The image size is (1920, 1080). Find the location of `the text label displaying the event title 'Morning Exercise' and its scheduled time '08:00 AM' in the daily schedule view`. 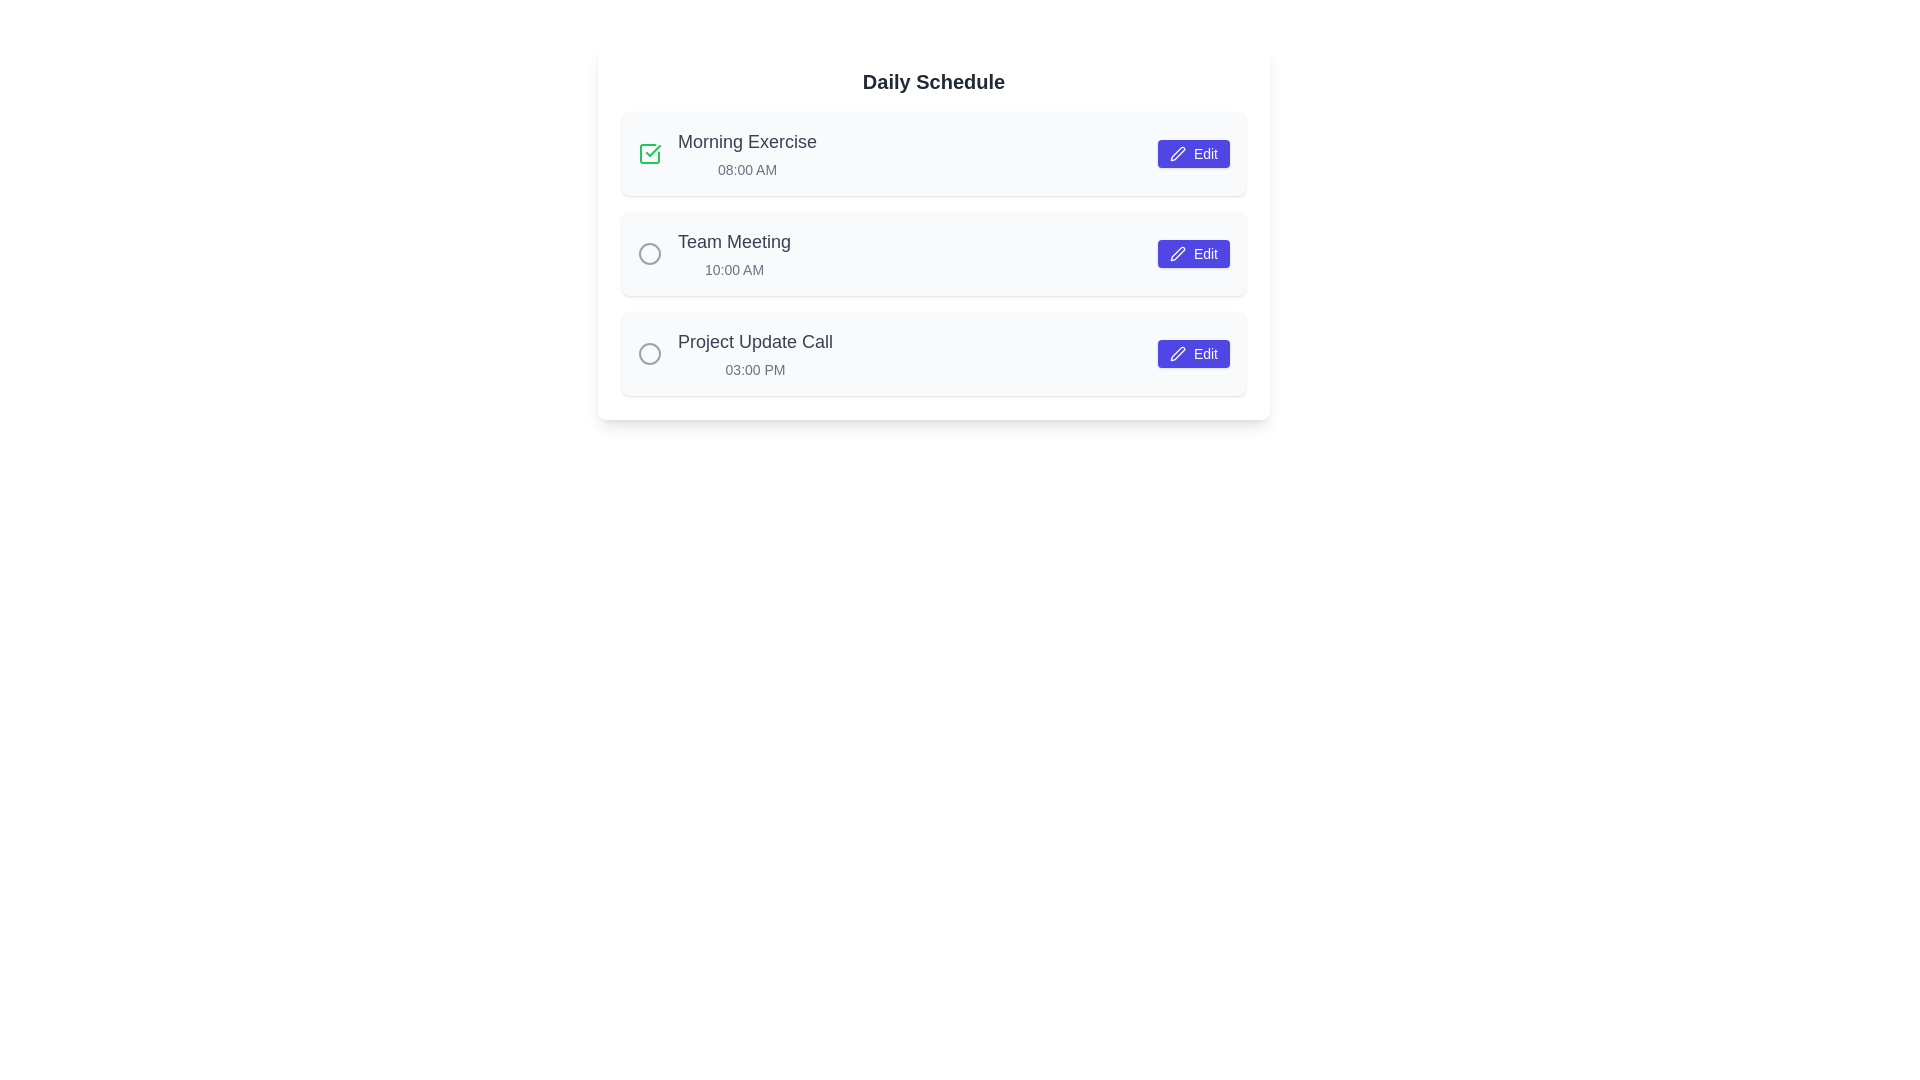

the text label displaying the event title 'Morning Exercise' and its scheduled time '08:00 AM' in the daily schedule view is located at coordinates (746, 153).